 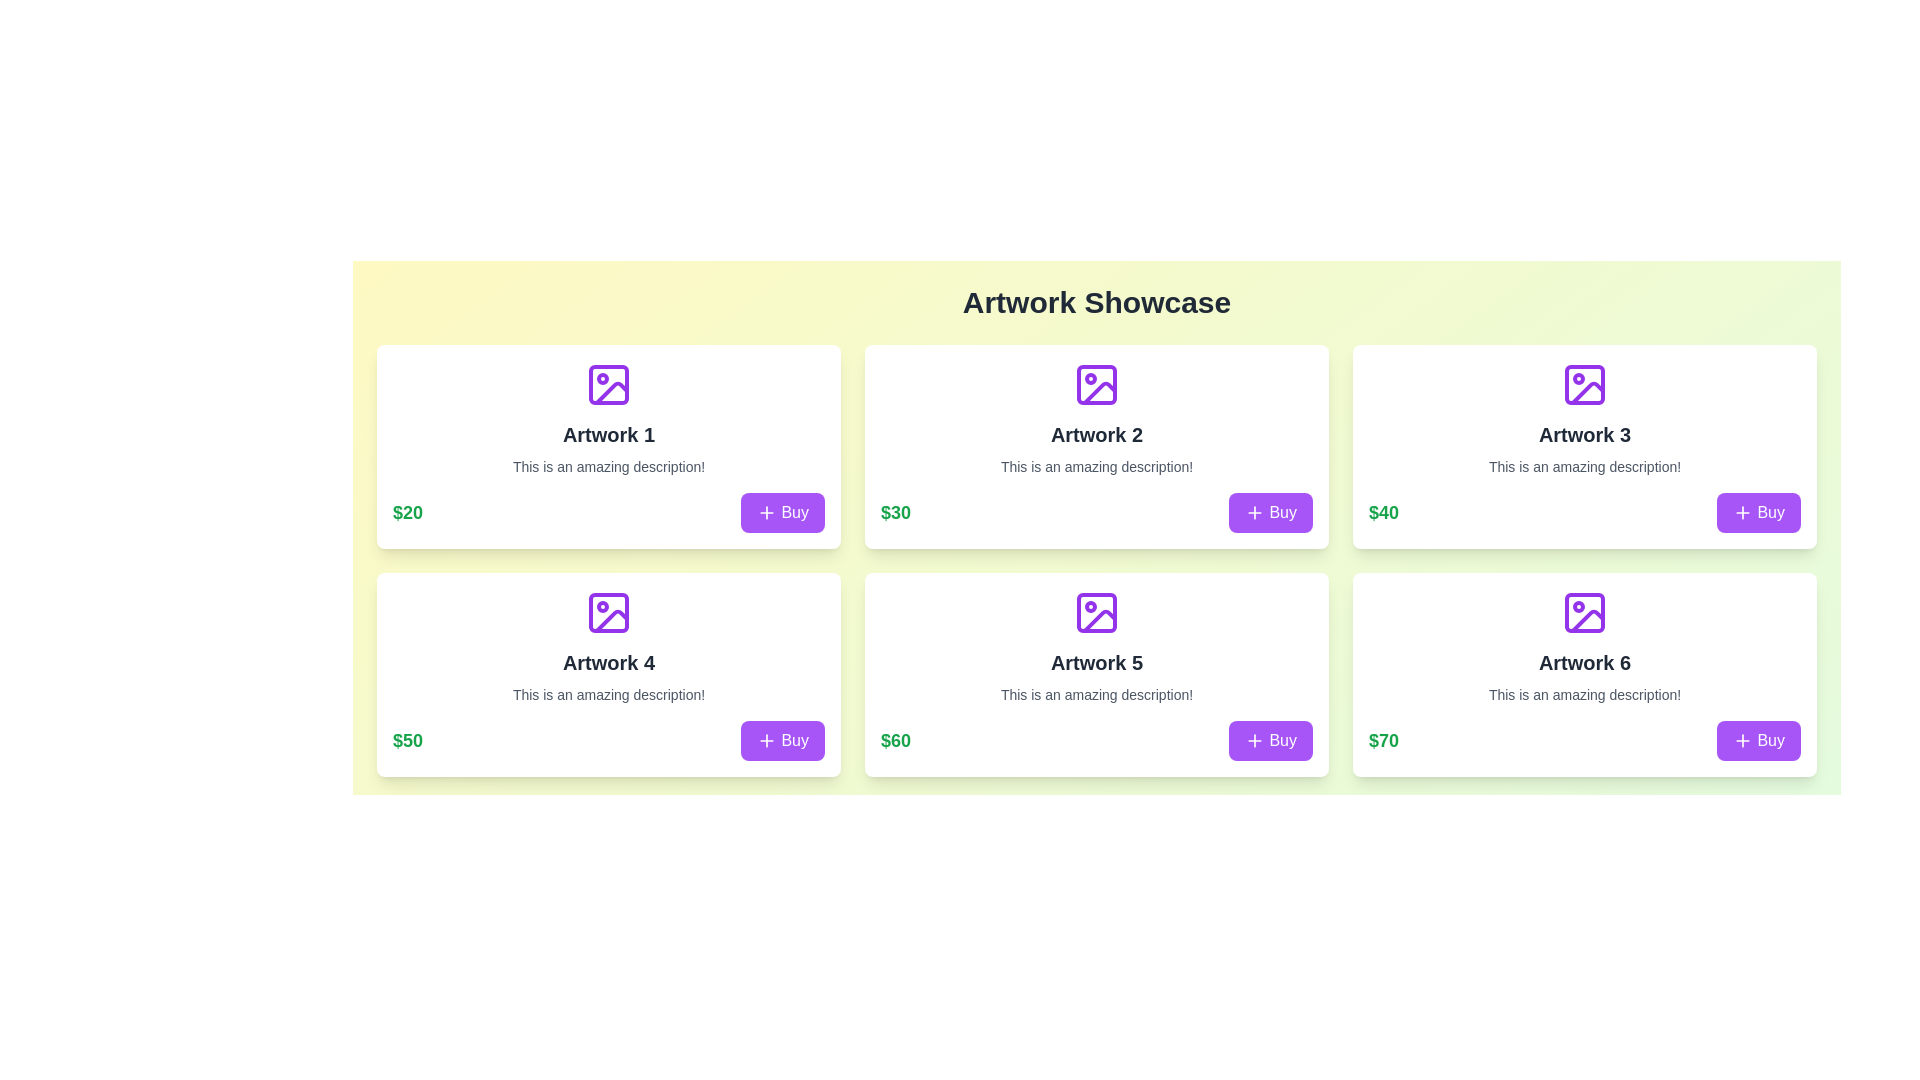 I want to click on the bold, large-sized header text reading 'Artwork Showcase' that is centered at the top of the page with a dark gray color on a light gradient background, so click(x=1096, y=303).